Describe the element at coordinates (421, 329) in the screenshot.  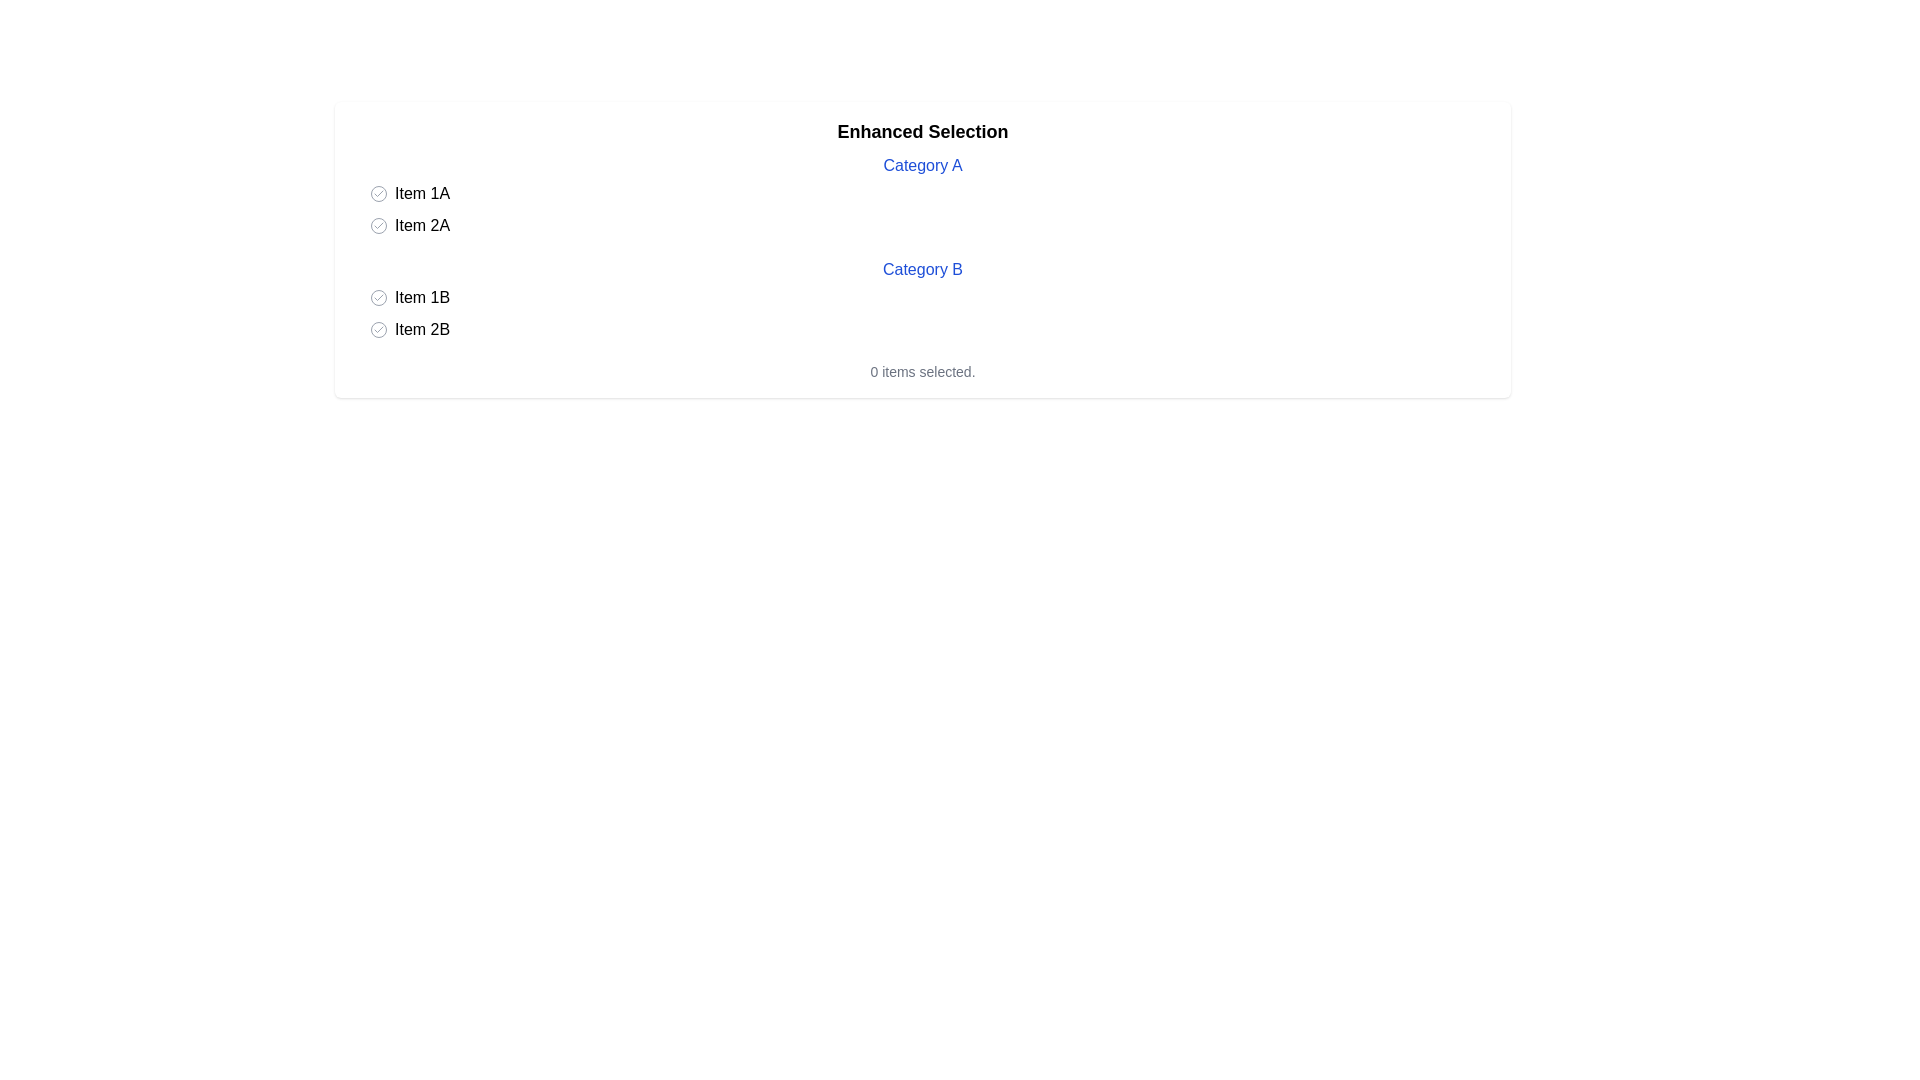
I see `text of the list item 'Item 2B', which is the fourth item in the vertically ordered list under 'Item 1B' within the 'Category B' section` at that location.